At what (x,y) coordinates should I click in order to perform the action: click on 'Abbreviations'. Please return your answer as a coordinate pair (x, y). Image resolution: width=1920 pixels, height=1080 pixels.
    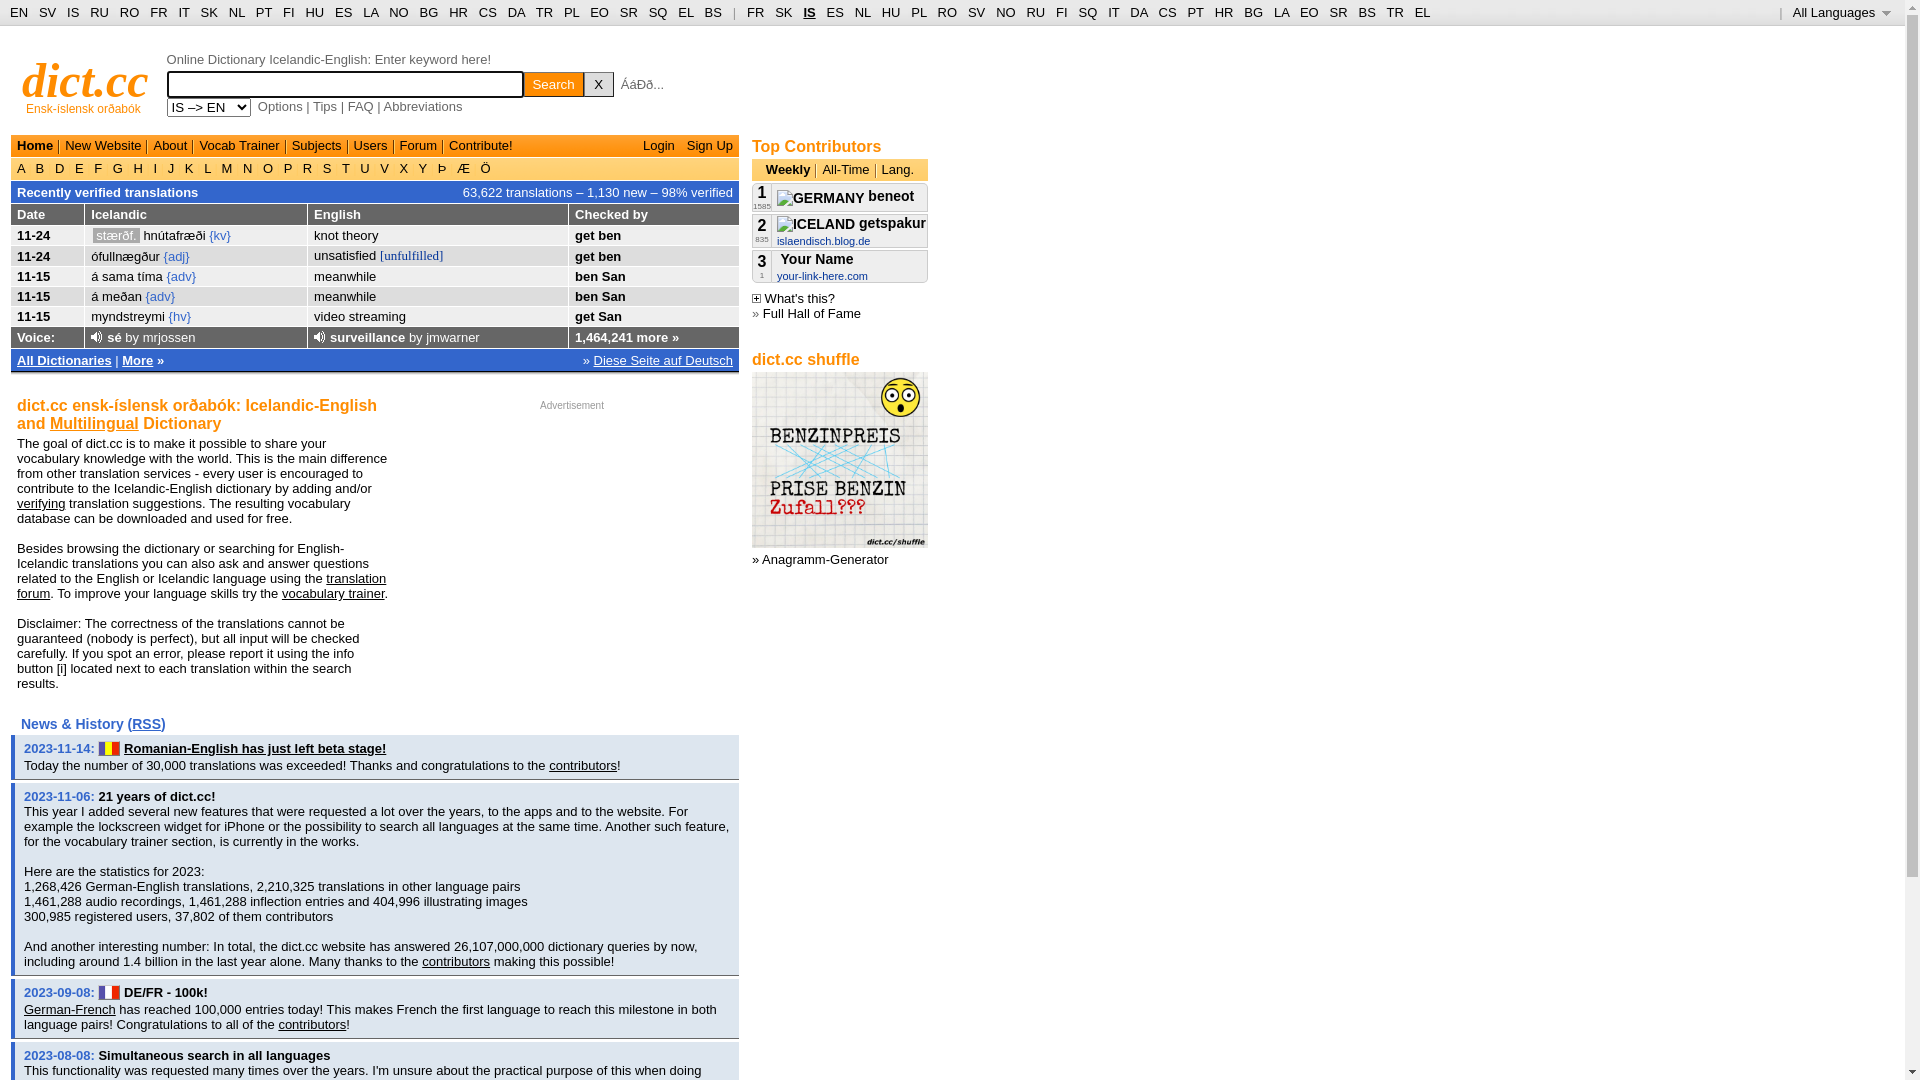
    Looking at the image, I should click on (422, 106).